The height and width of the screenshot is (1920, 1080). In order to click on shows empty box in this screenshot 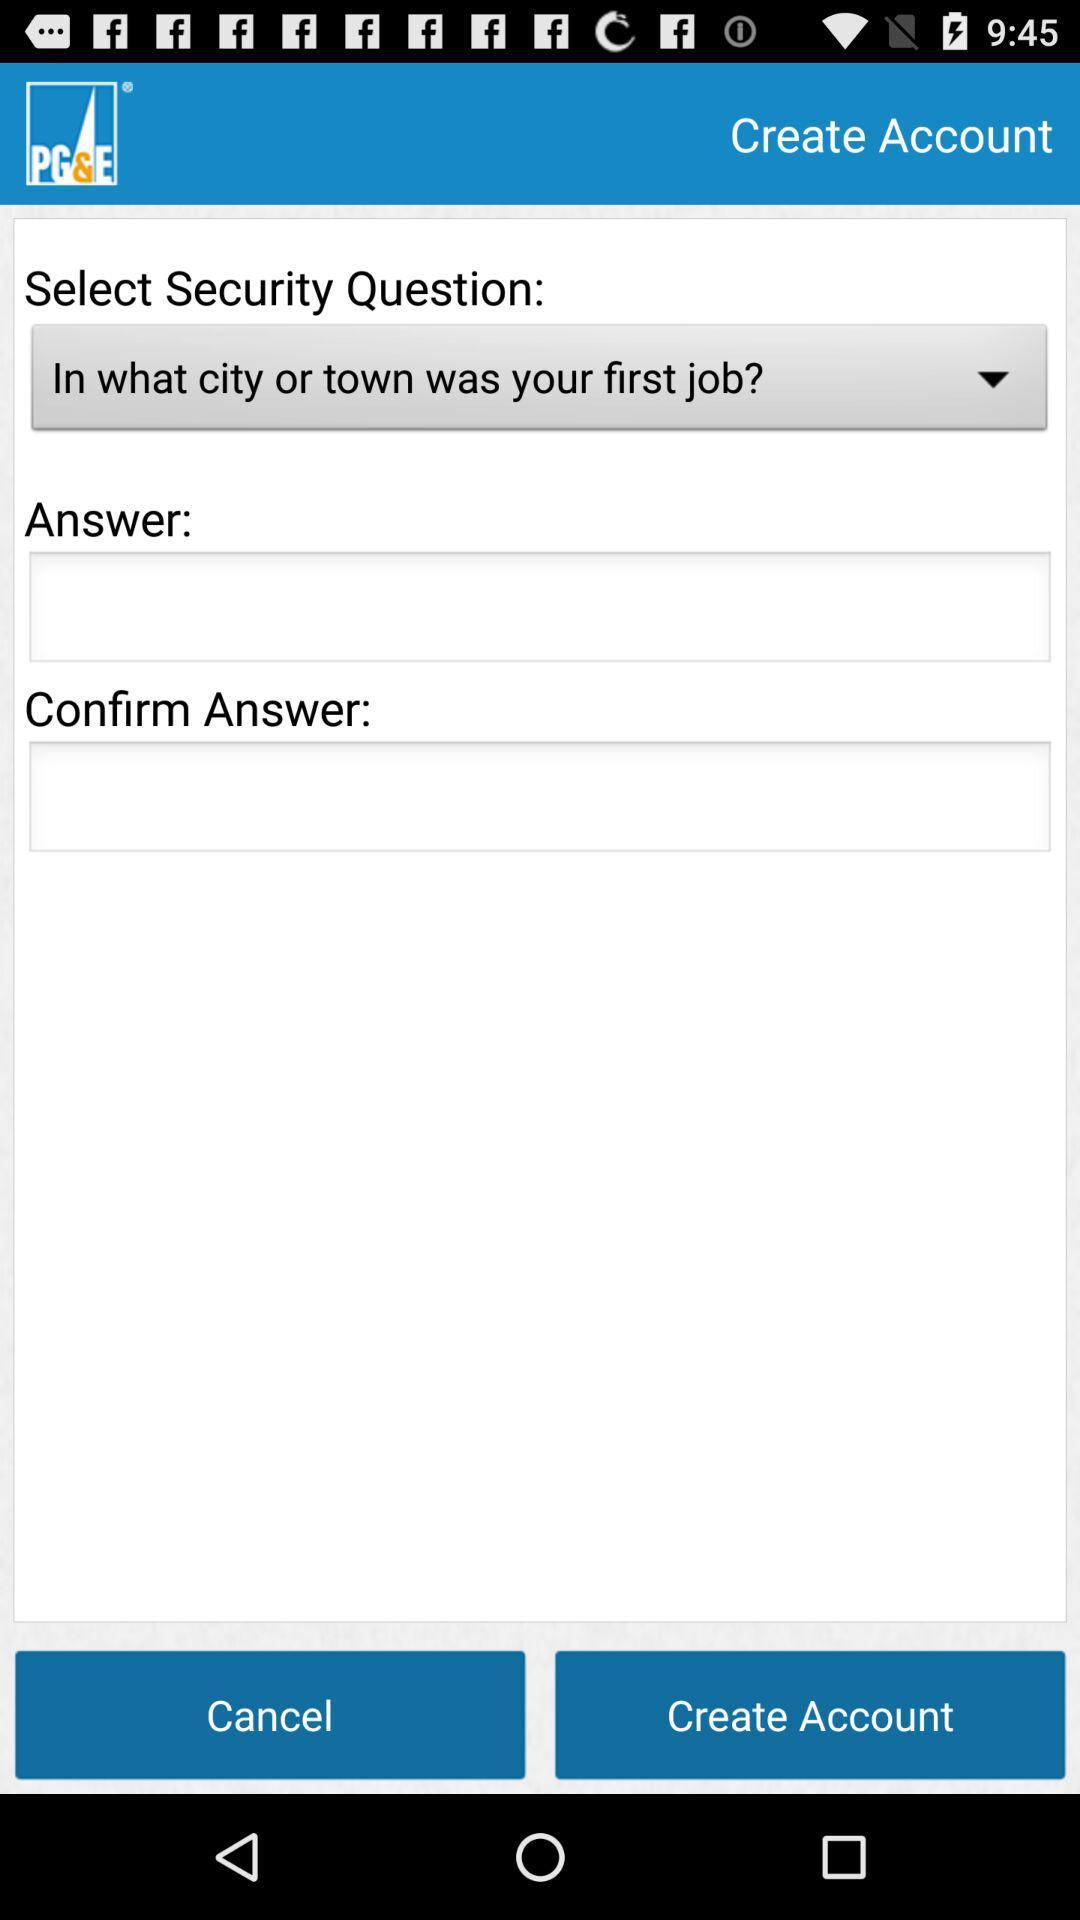, I will do `click(540, 611)`.